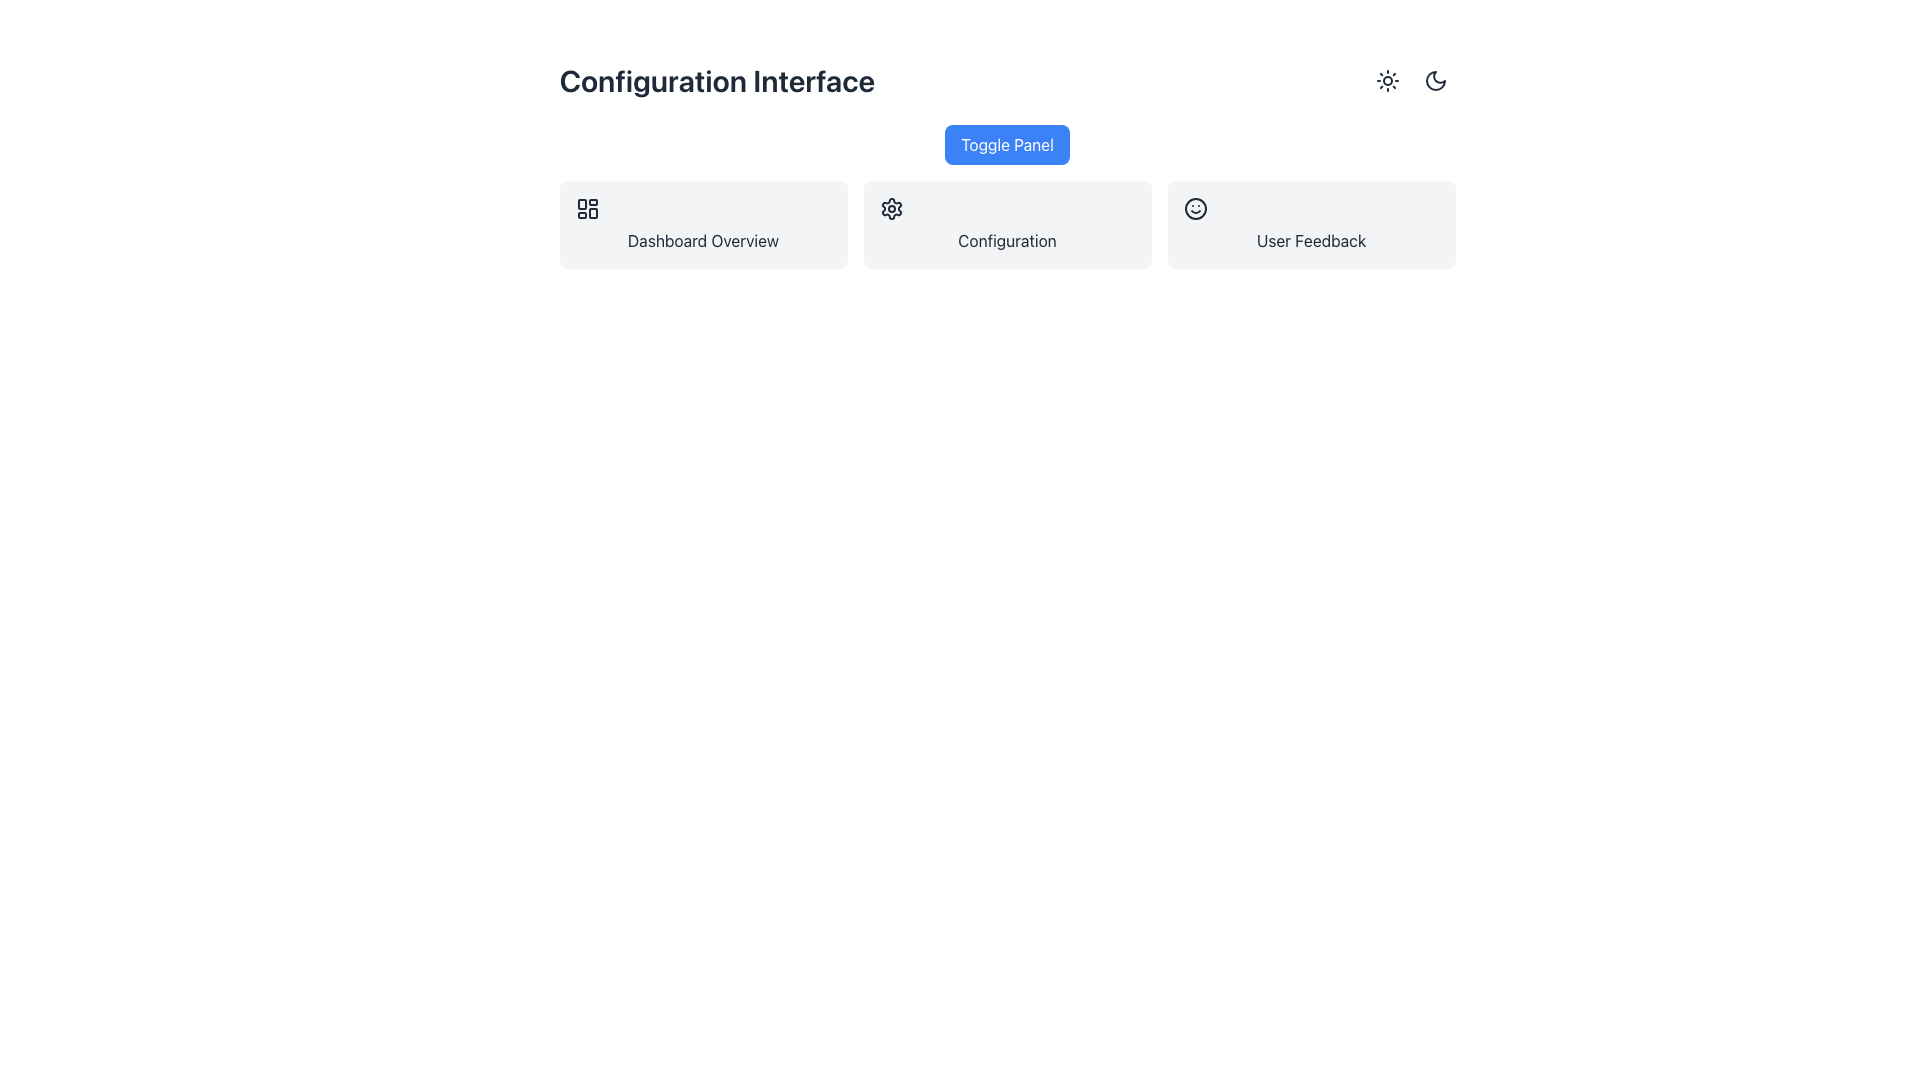 The width and height of the screenshot is (1920, 1080). What do you see at coordinates (1007, 164) in the screenshot?
I see `the toggle button located centrally above the sections labeled 'Dashboard Overview', 'Configuration', and 'User Feedback' to observe the hover effects` at bounding box center [1007, 164].